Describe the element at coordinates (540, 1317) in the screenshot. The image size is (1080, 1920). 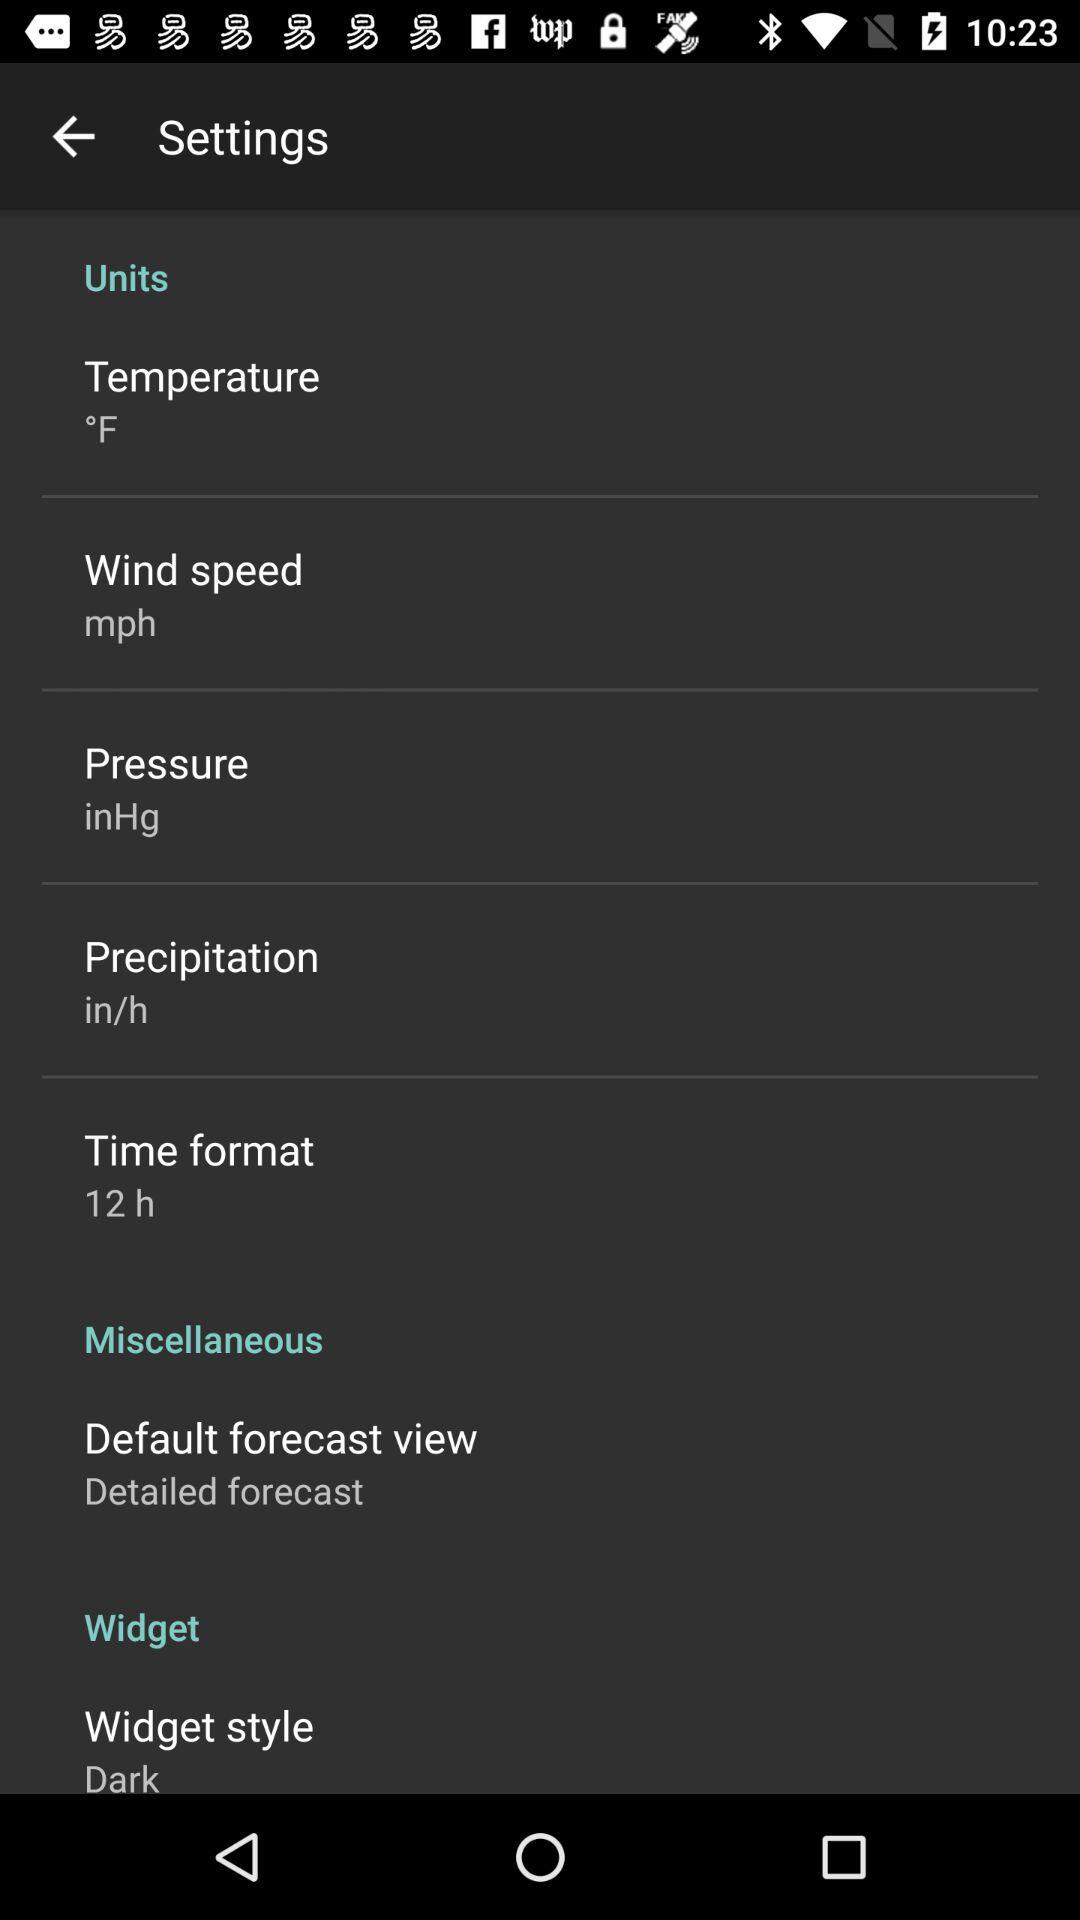
I see `item above default forecast view item` at that location.